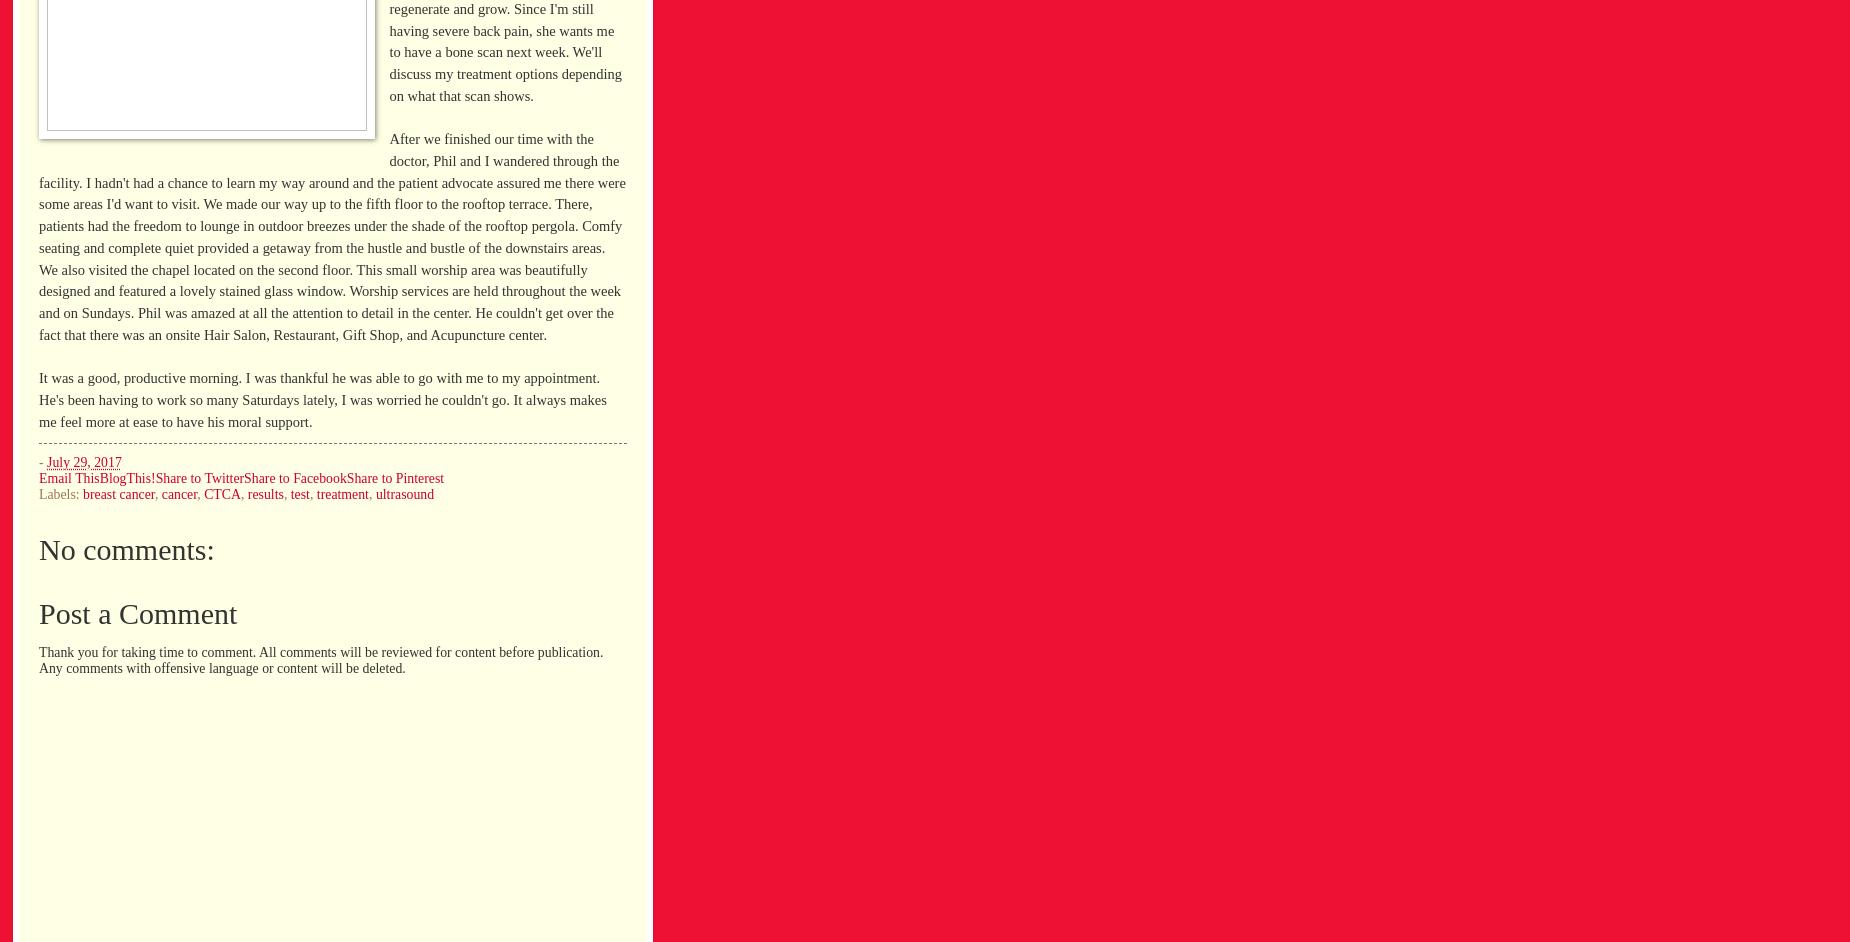  What do you see at coordinates (178, 494) in the screenshot?
I see `'cancer'` at bounding box center [178, 494].